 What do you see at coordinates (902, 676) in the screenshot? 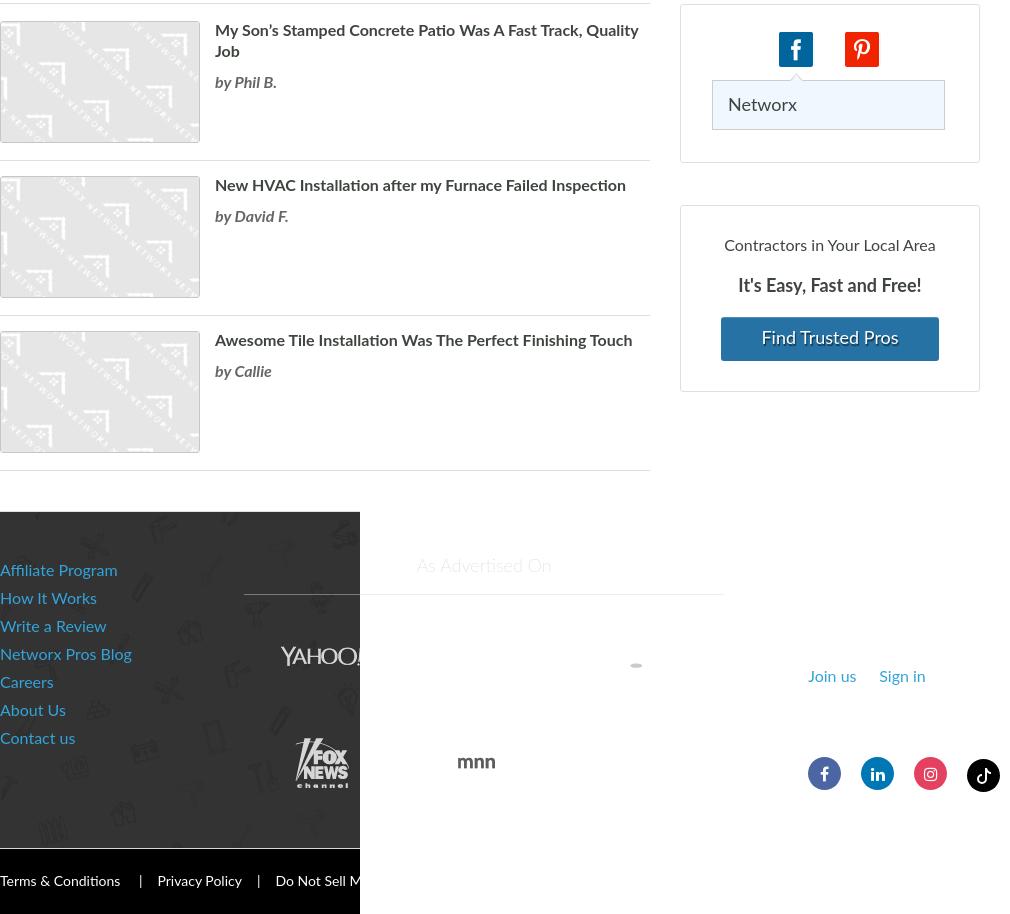
I see `'Sign in'` at bounding box center [902, 676].